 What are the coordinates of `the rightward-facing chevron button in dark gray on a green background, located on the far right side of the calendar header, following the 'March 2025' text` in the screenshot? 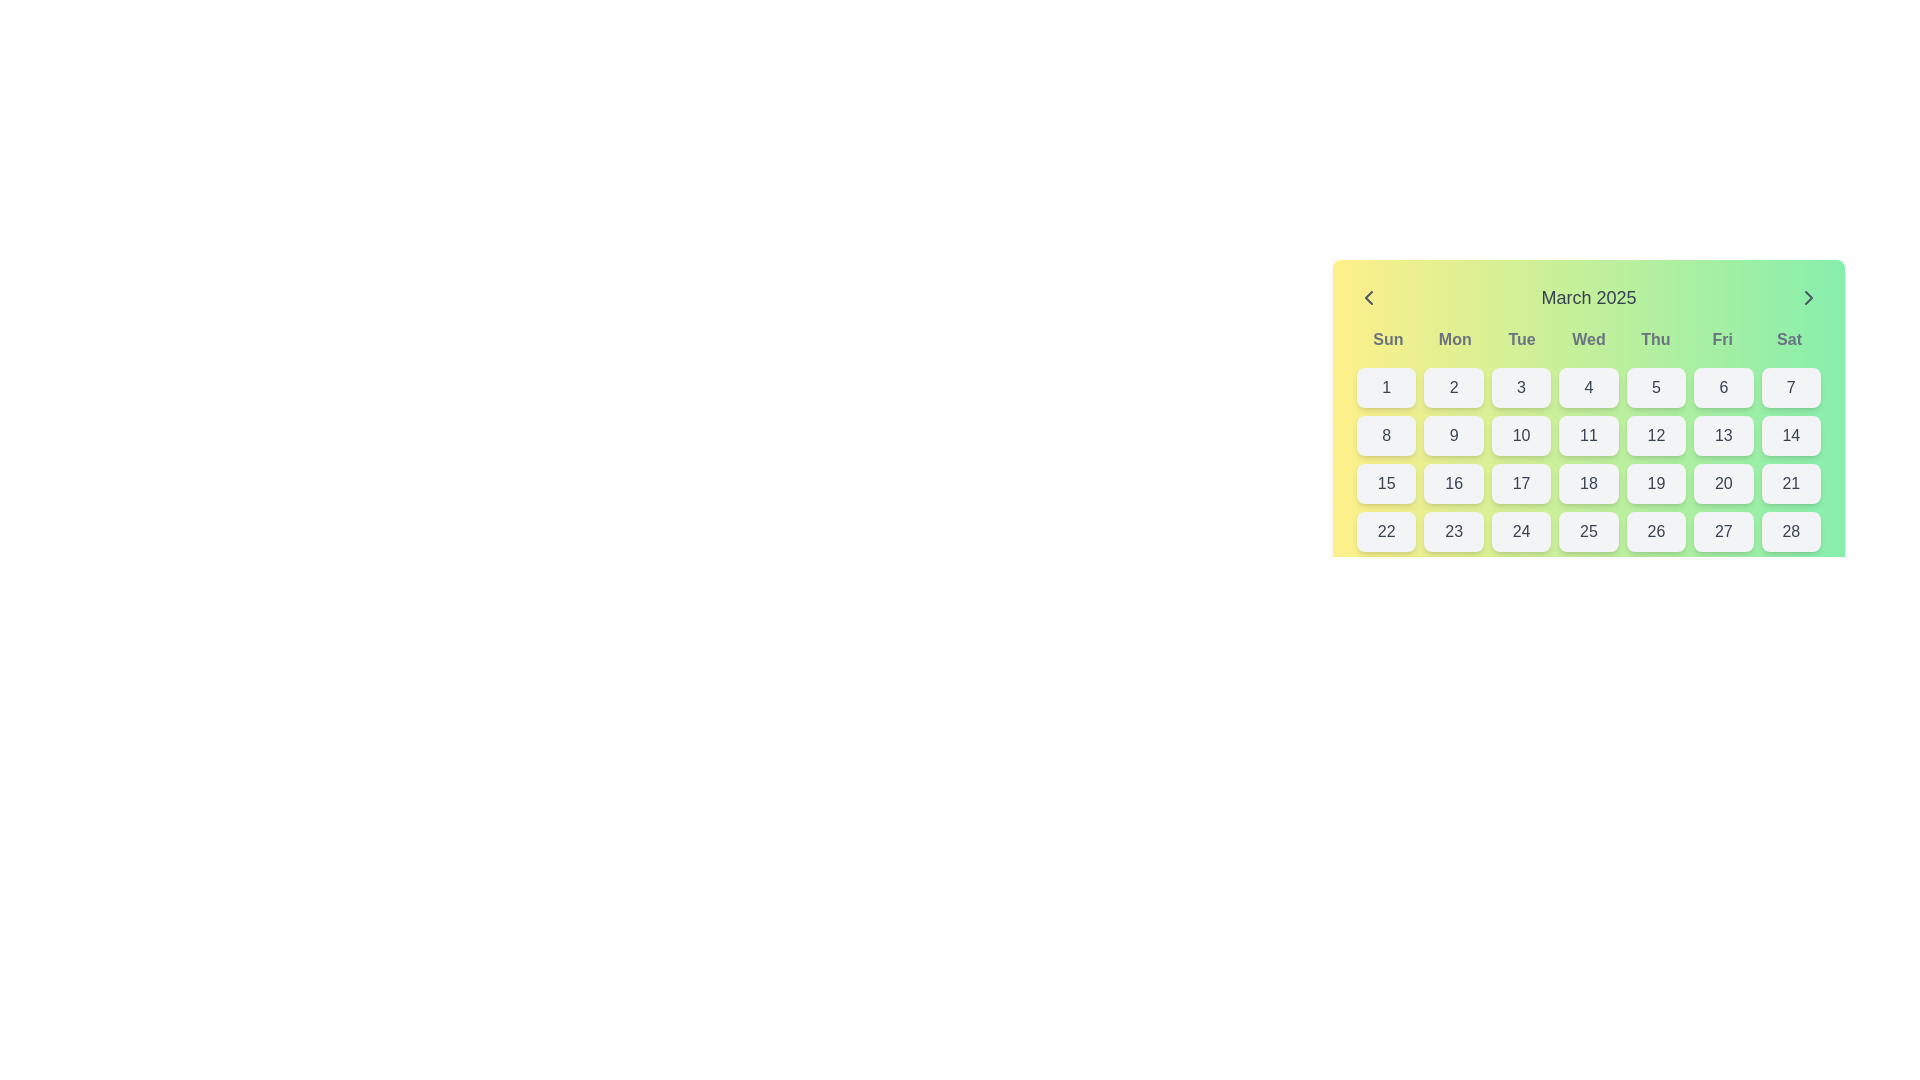 It's located at (1809, 297).